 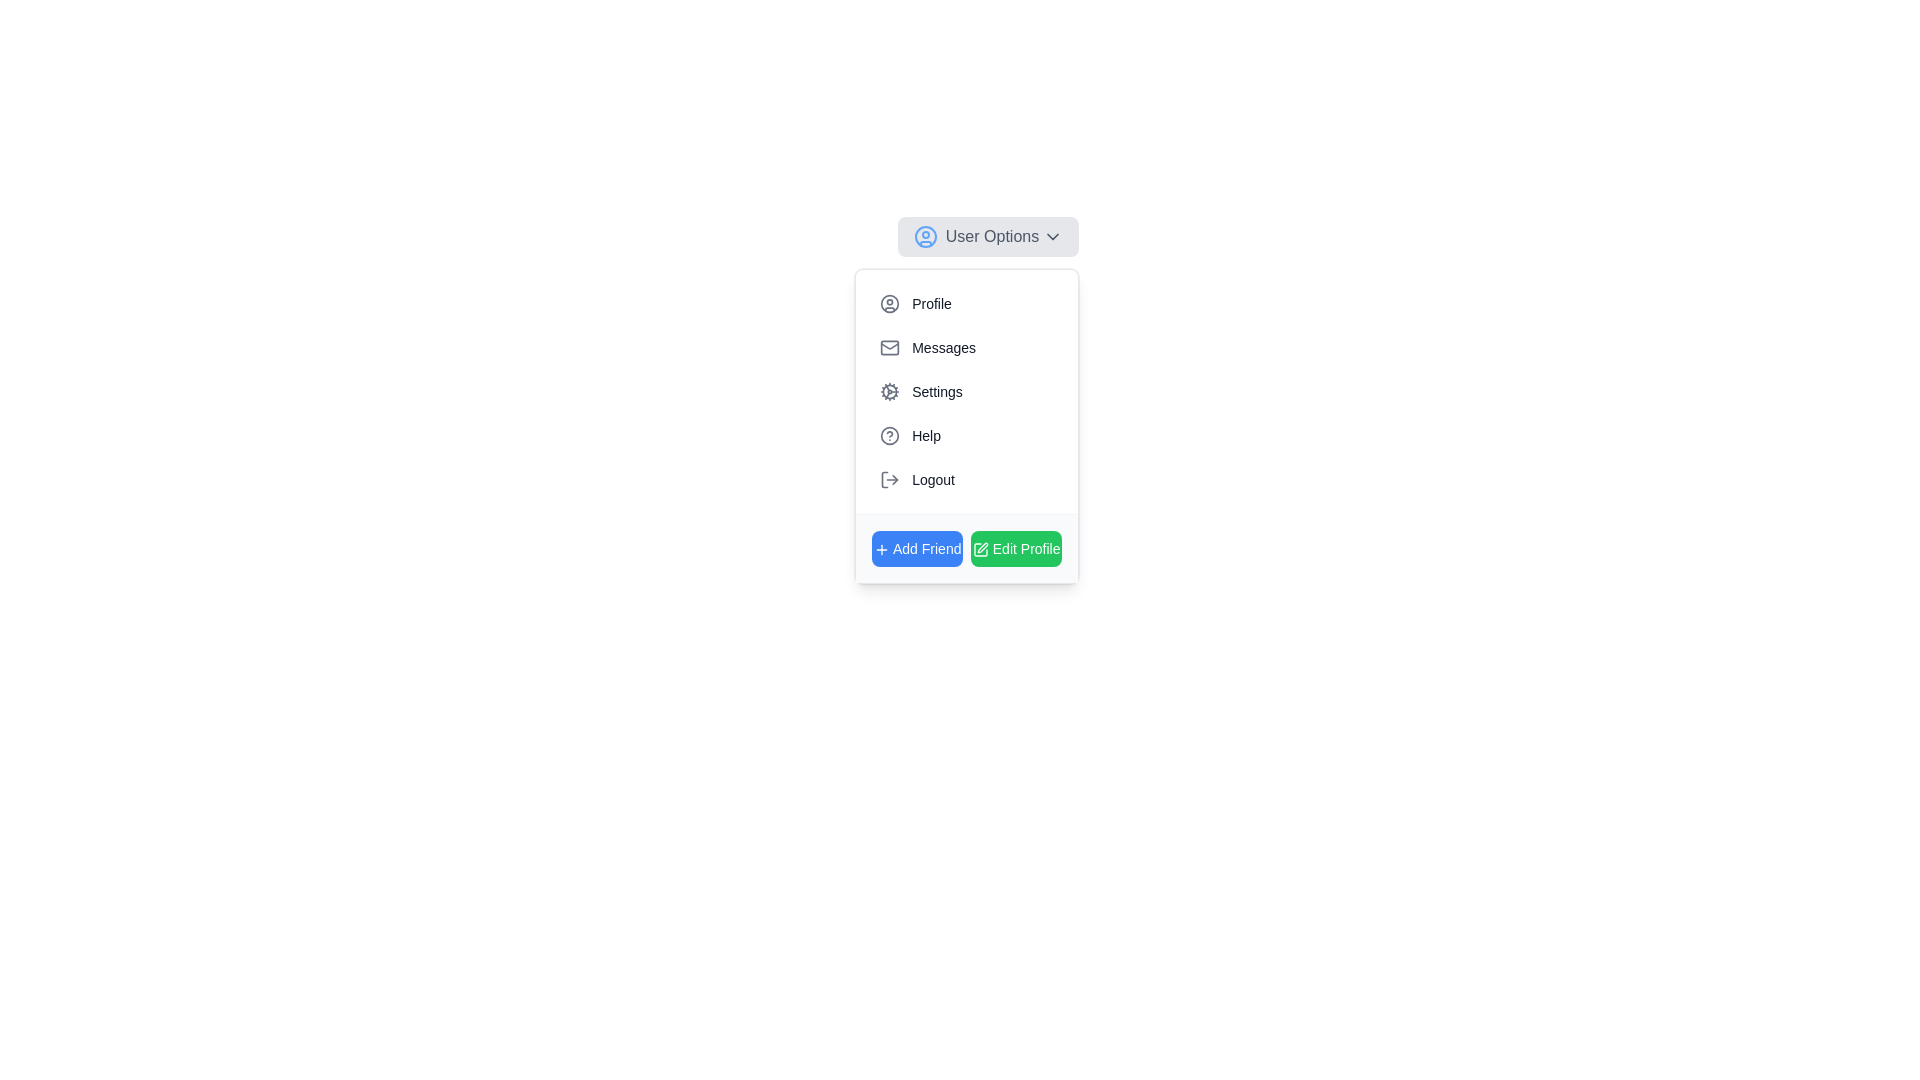 What do you see at coordinates (889, 345) in the screenshot?
I see `the envelope icon representing the 'Messages' function in the dropdown menu` at bounding box center [889, 345].